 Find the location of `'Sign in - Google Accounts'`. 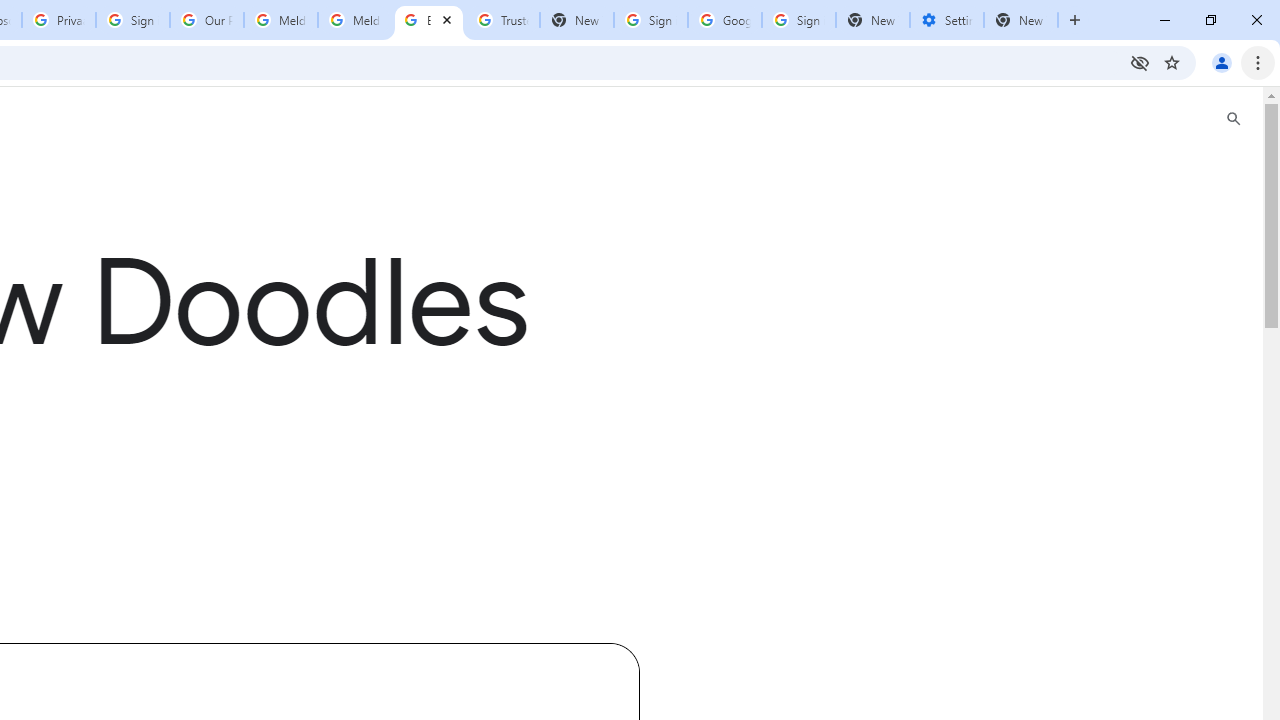

'Sign in - Google Accounts' is located at coordinates (132, 20).